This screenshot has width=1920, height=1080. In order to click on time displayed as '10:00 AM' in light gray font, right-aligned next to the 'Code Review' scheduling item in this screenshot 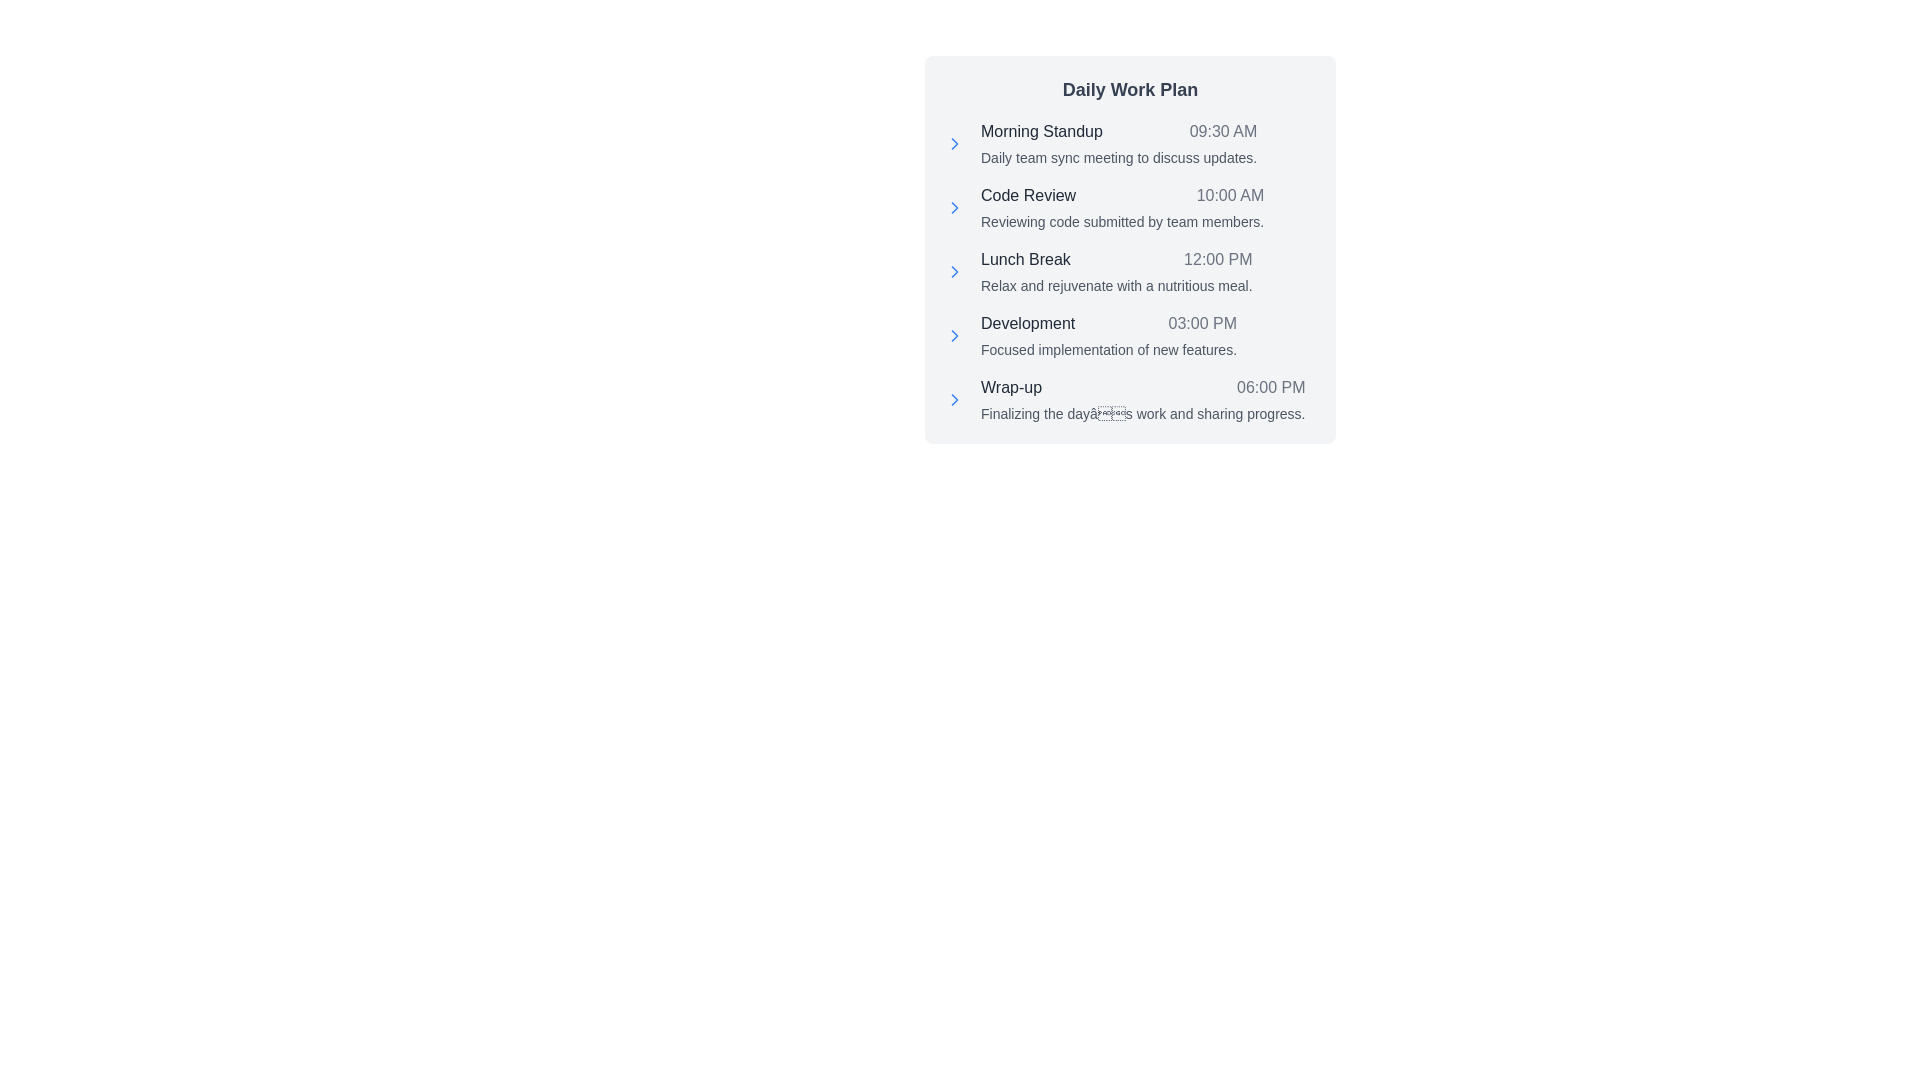, I will do `click(1229, 196)`.